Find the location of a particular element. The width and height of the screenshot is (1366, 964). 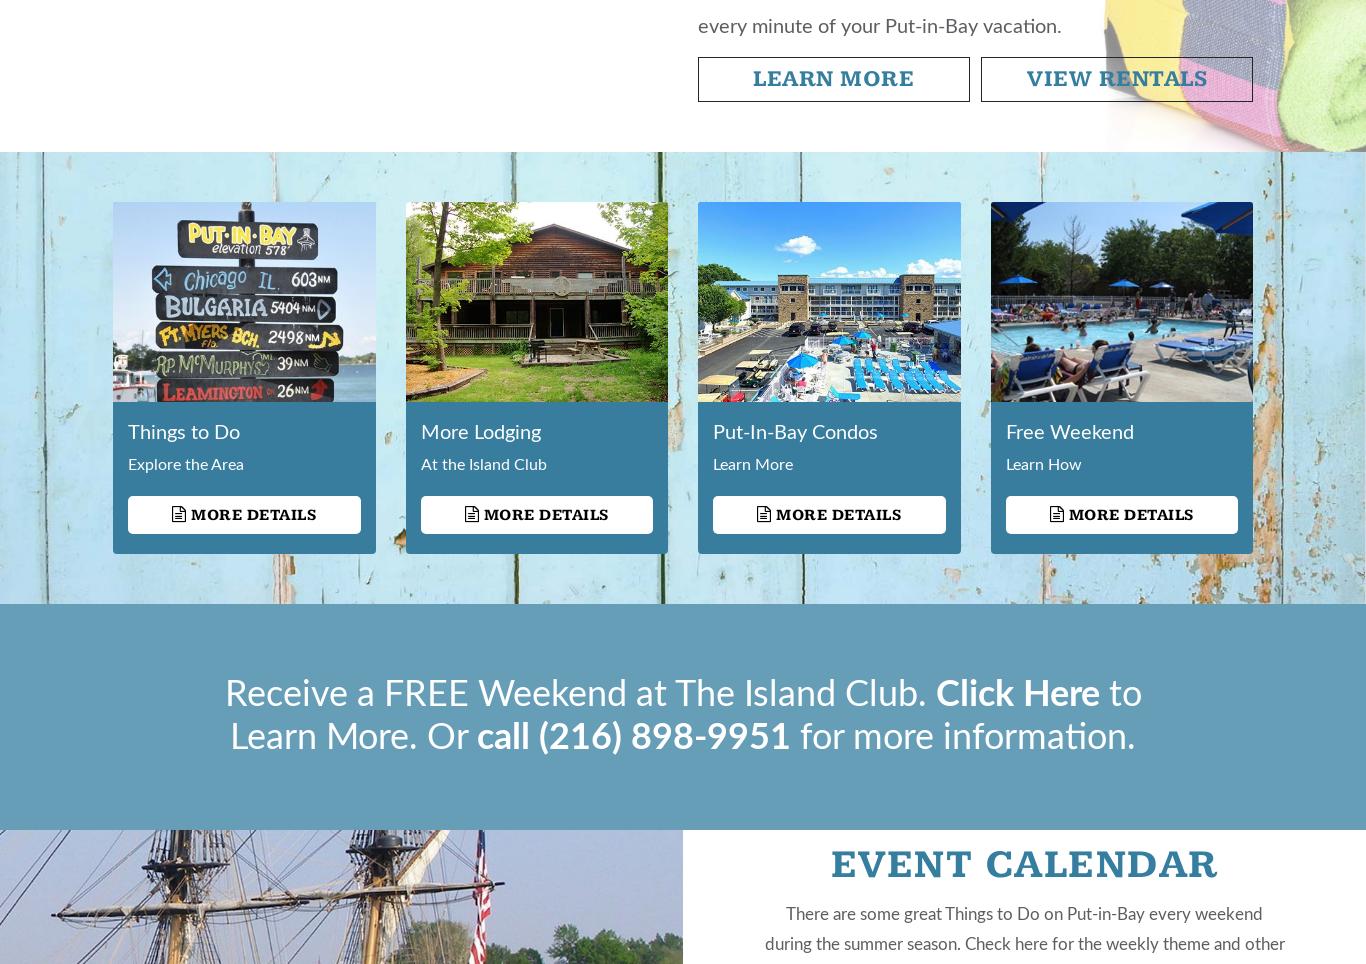

'call' is located at coordinates (508, 737).